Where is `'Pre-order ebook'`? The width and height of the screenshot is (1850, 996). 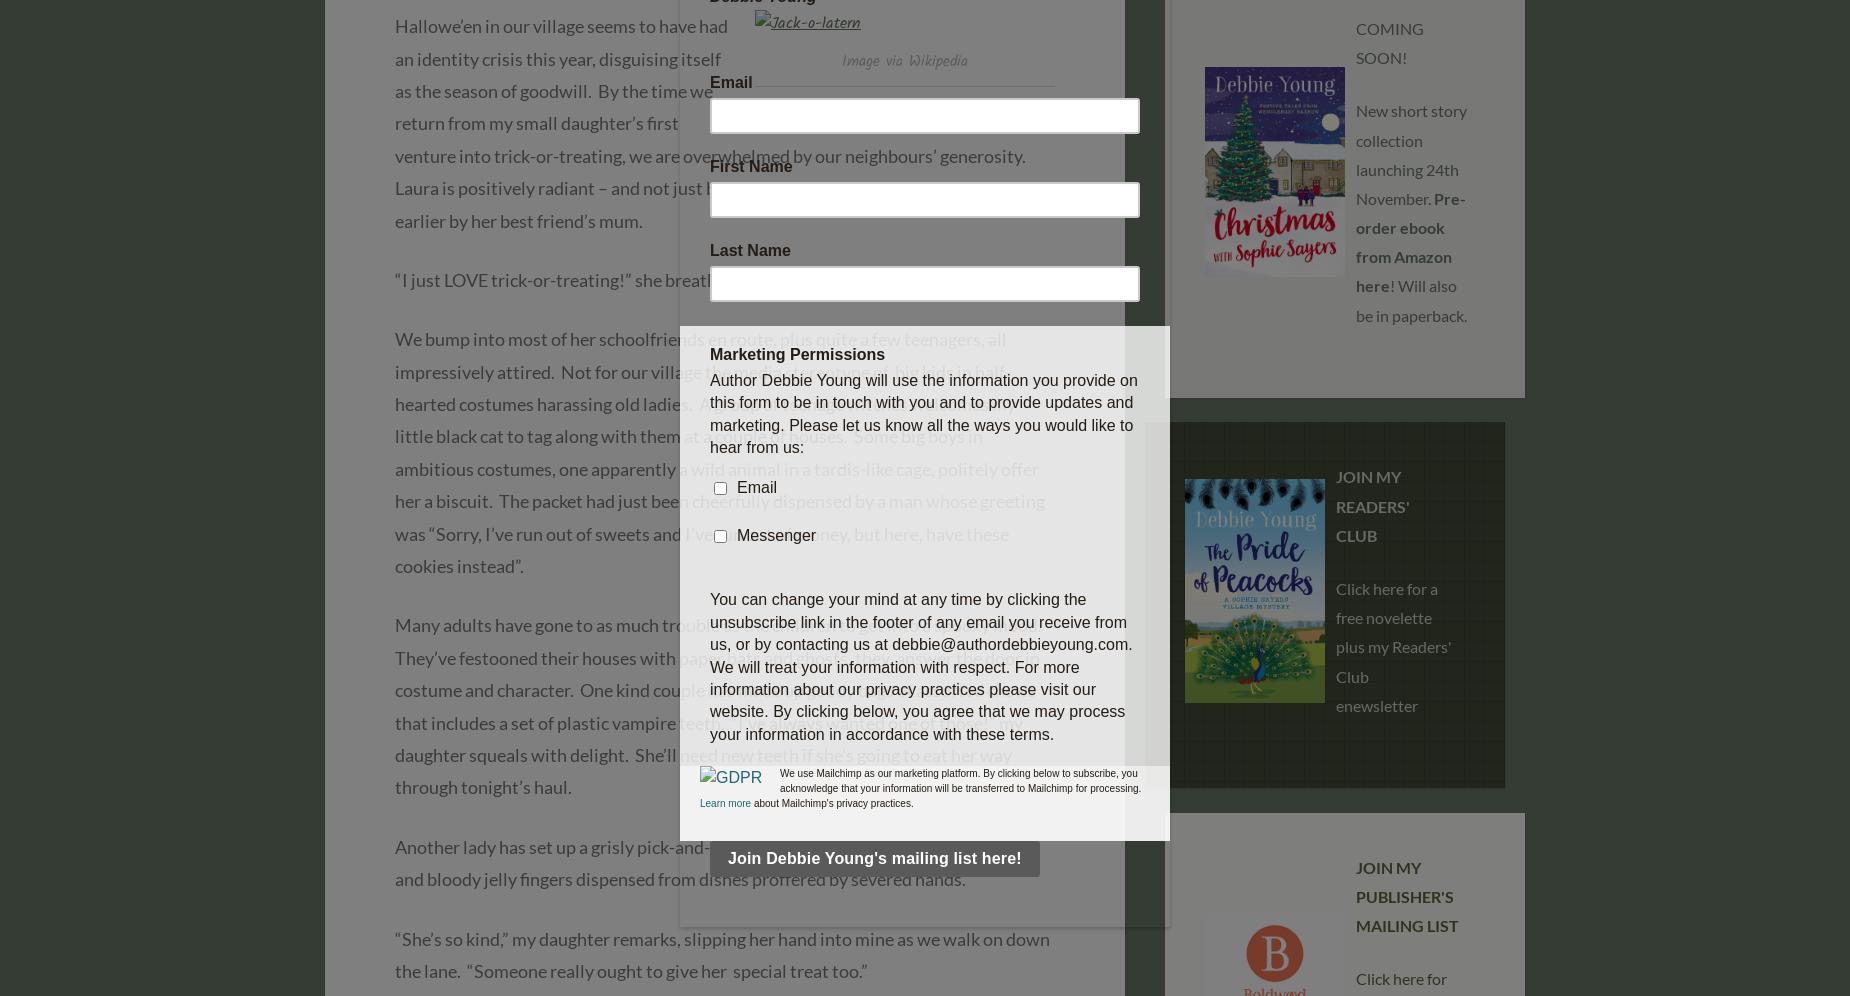
'Pre-order ebook' is located at coordinates (1410, 211).